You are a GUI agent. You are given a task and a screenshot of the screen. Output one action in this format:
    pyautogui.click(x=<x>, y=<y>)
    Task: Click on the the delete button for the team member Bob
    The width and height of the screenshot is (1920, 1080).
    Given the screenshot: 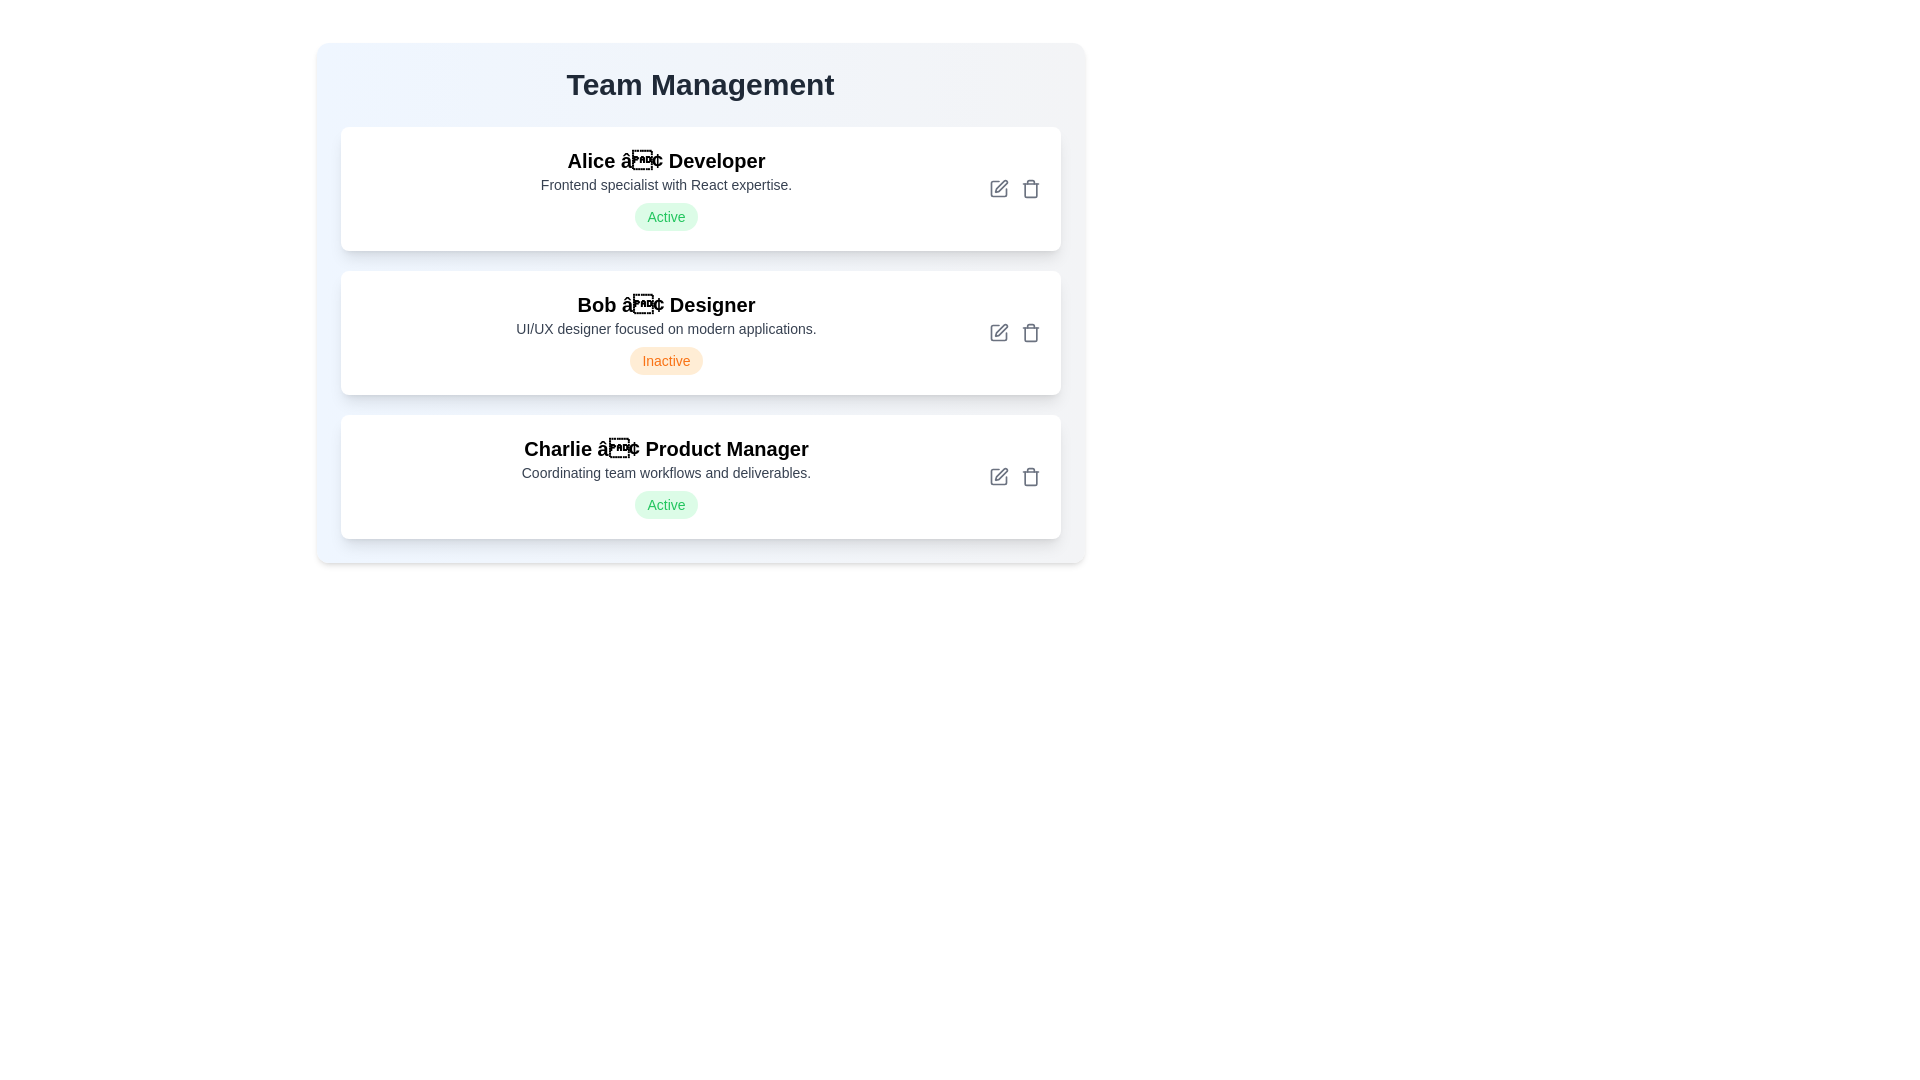 What is the action you would take?
    pyautogui.click(x=1030, y=331)
    